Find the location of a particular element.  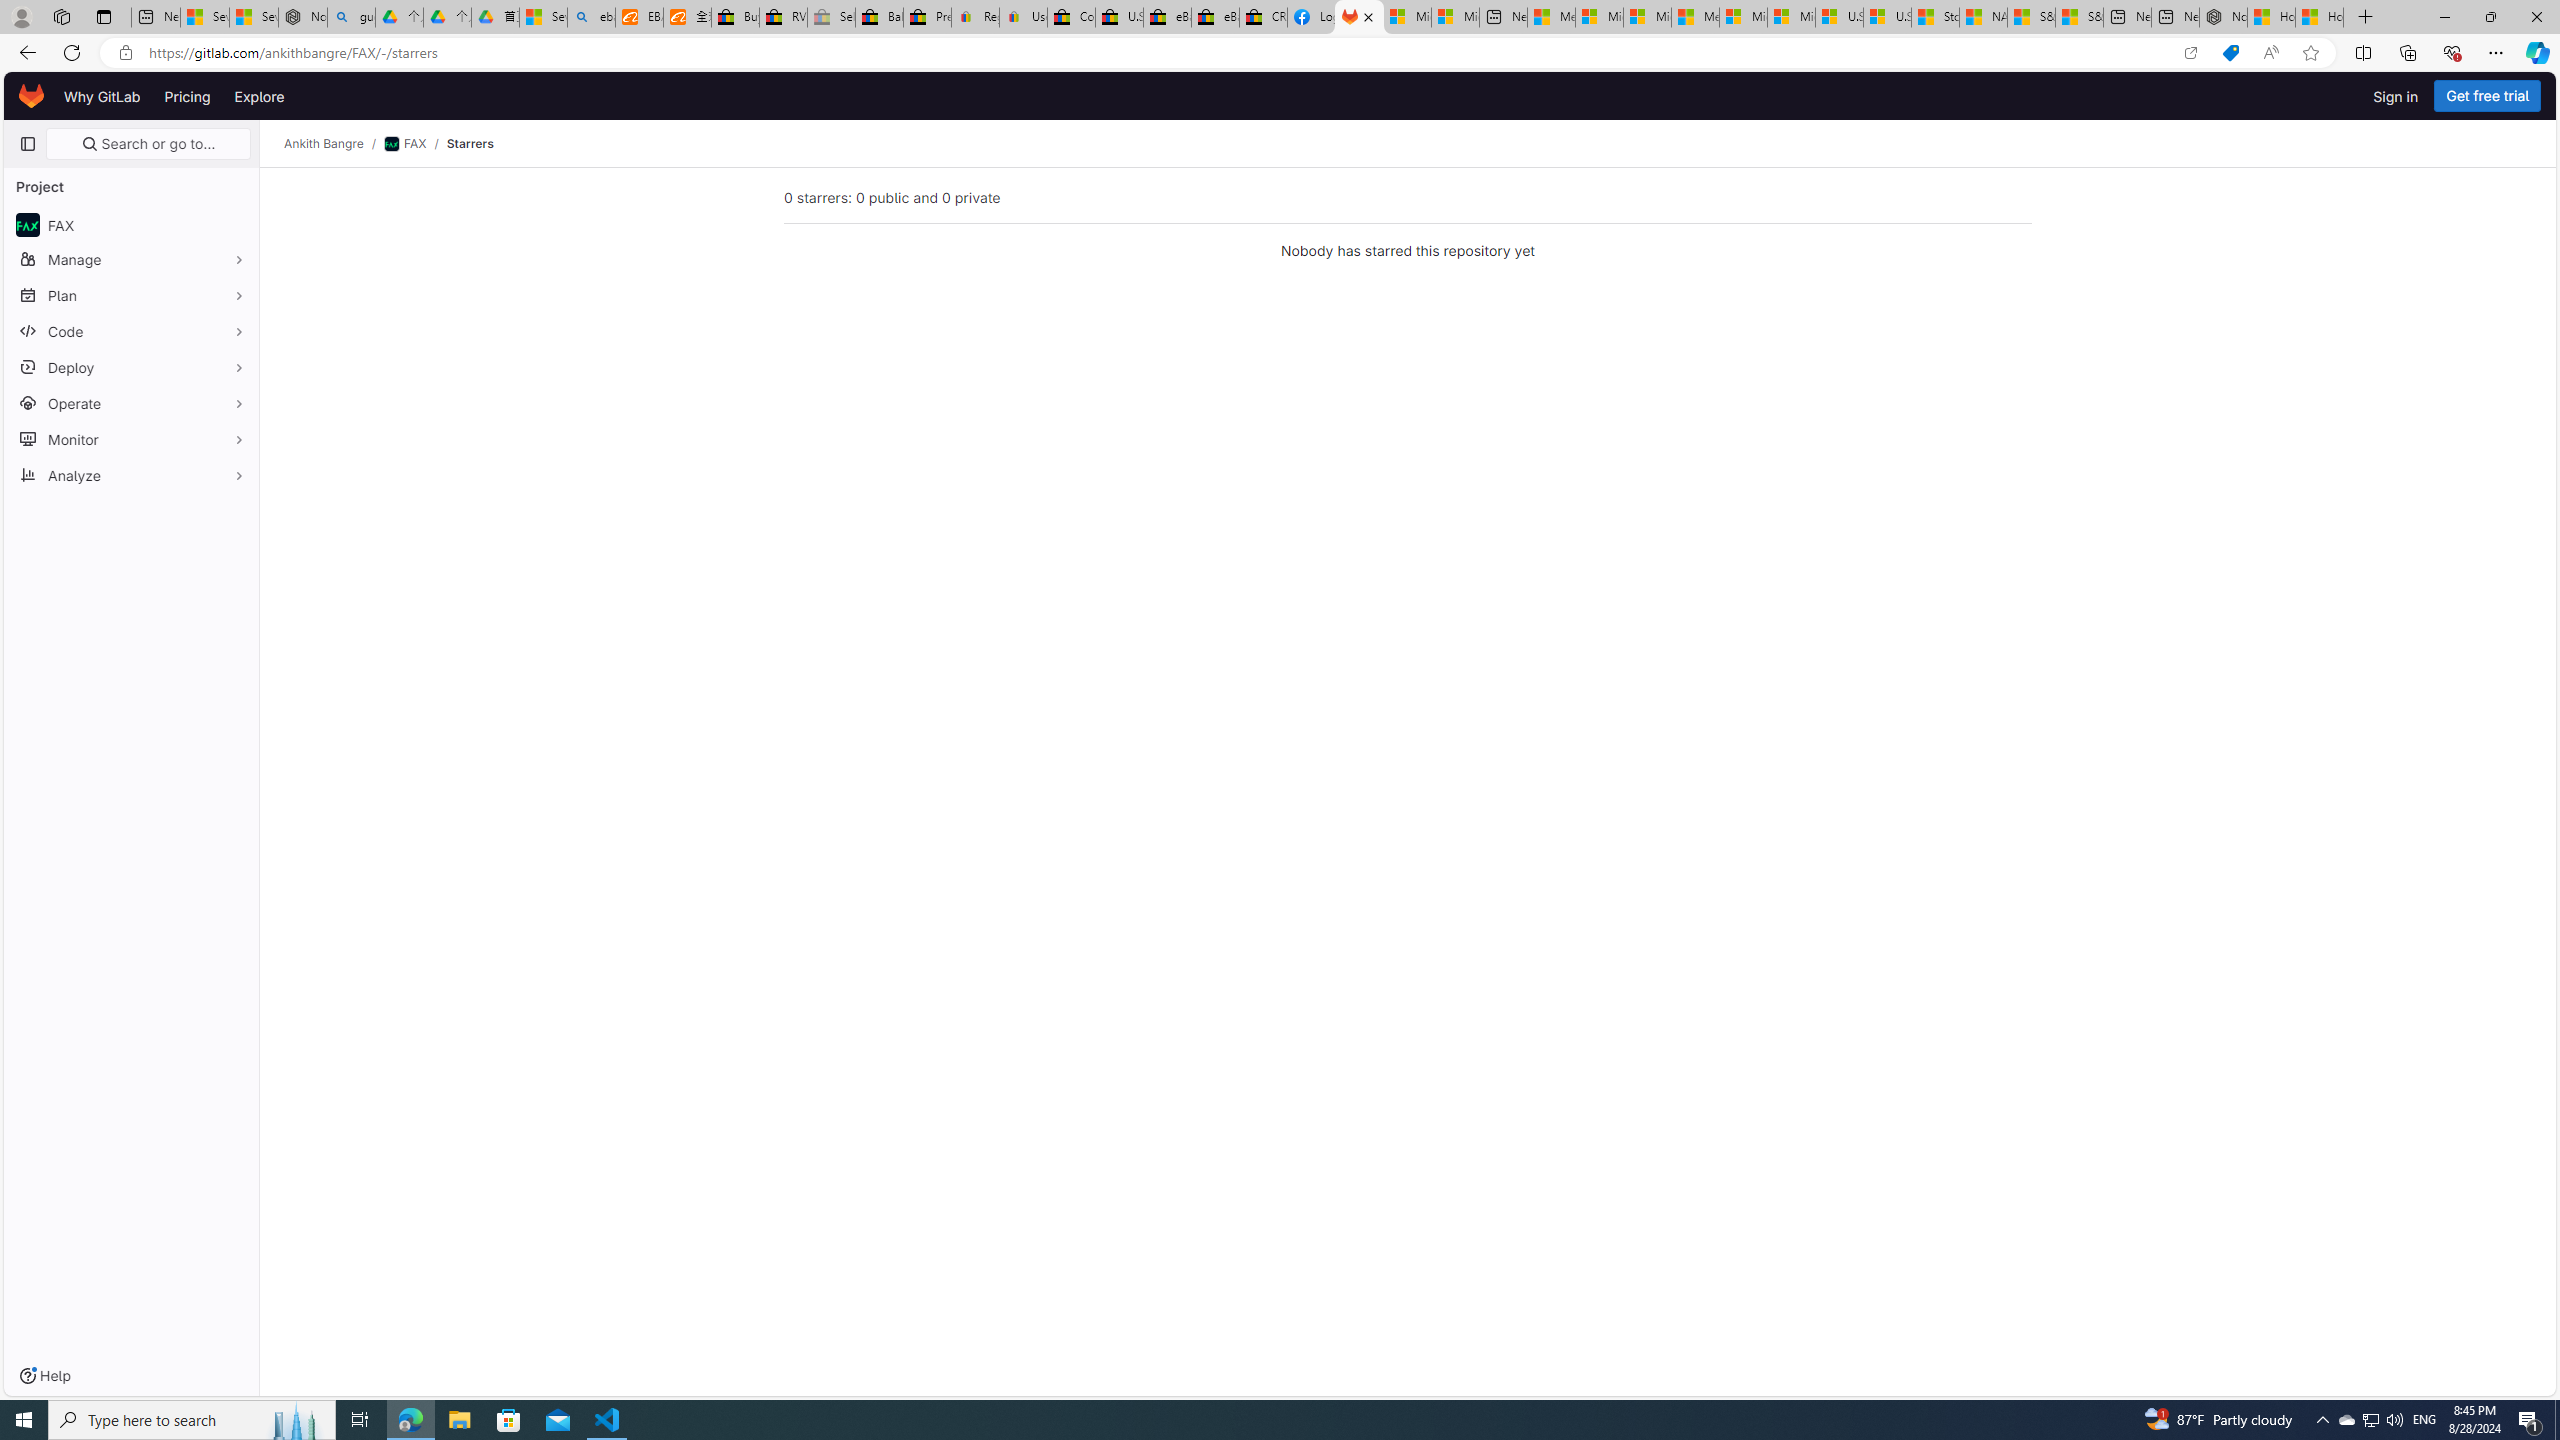

'Register: Create a personal eBay account' is located at coordinates (974, 16).